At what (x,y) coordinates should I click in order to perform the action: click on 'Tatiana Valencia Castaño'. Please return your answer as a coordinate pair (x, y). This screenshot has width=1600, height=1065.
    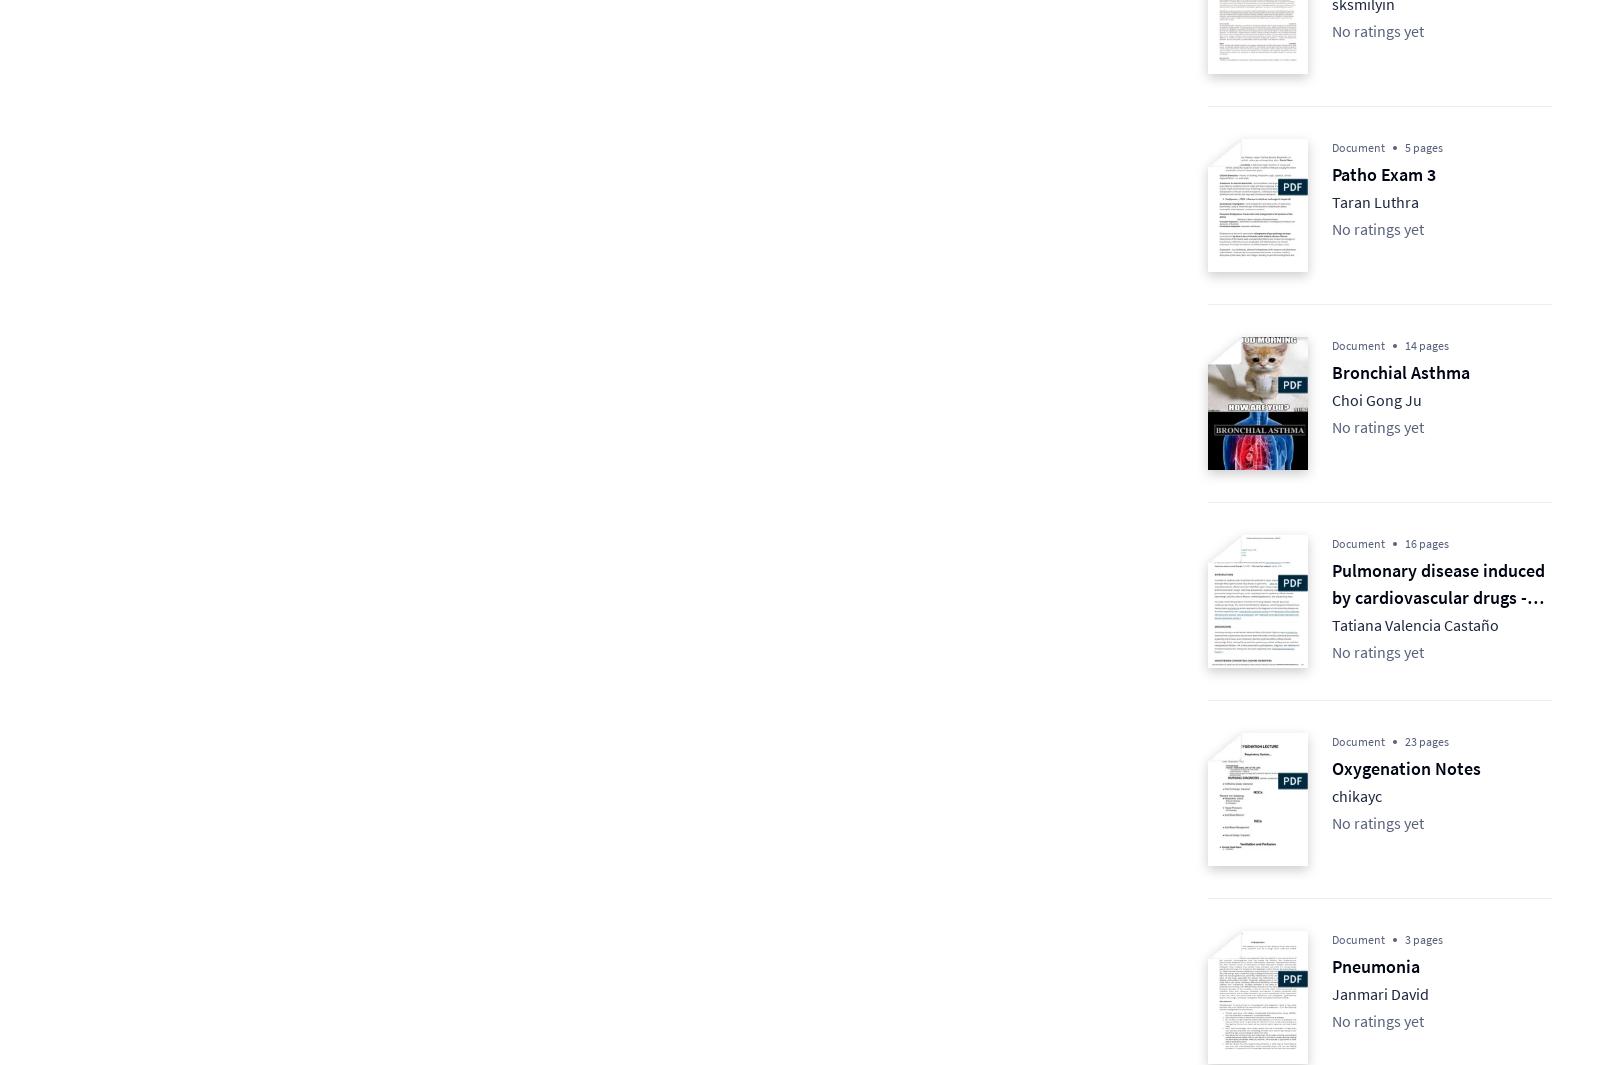
    Looking at the image, I should click on (1415, 625).